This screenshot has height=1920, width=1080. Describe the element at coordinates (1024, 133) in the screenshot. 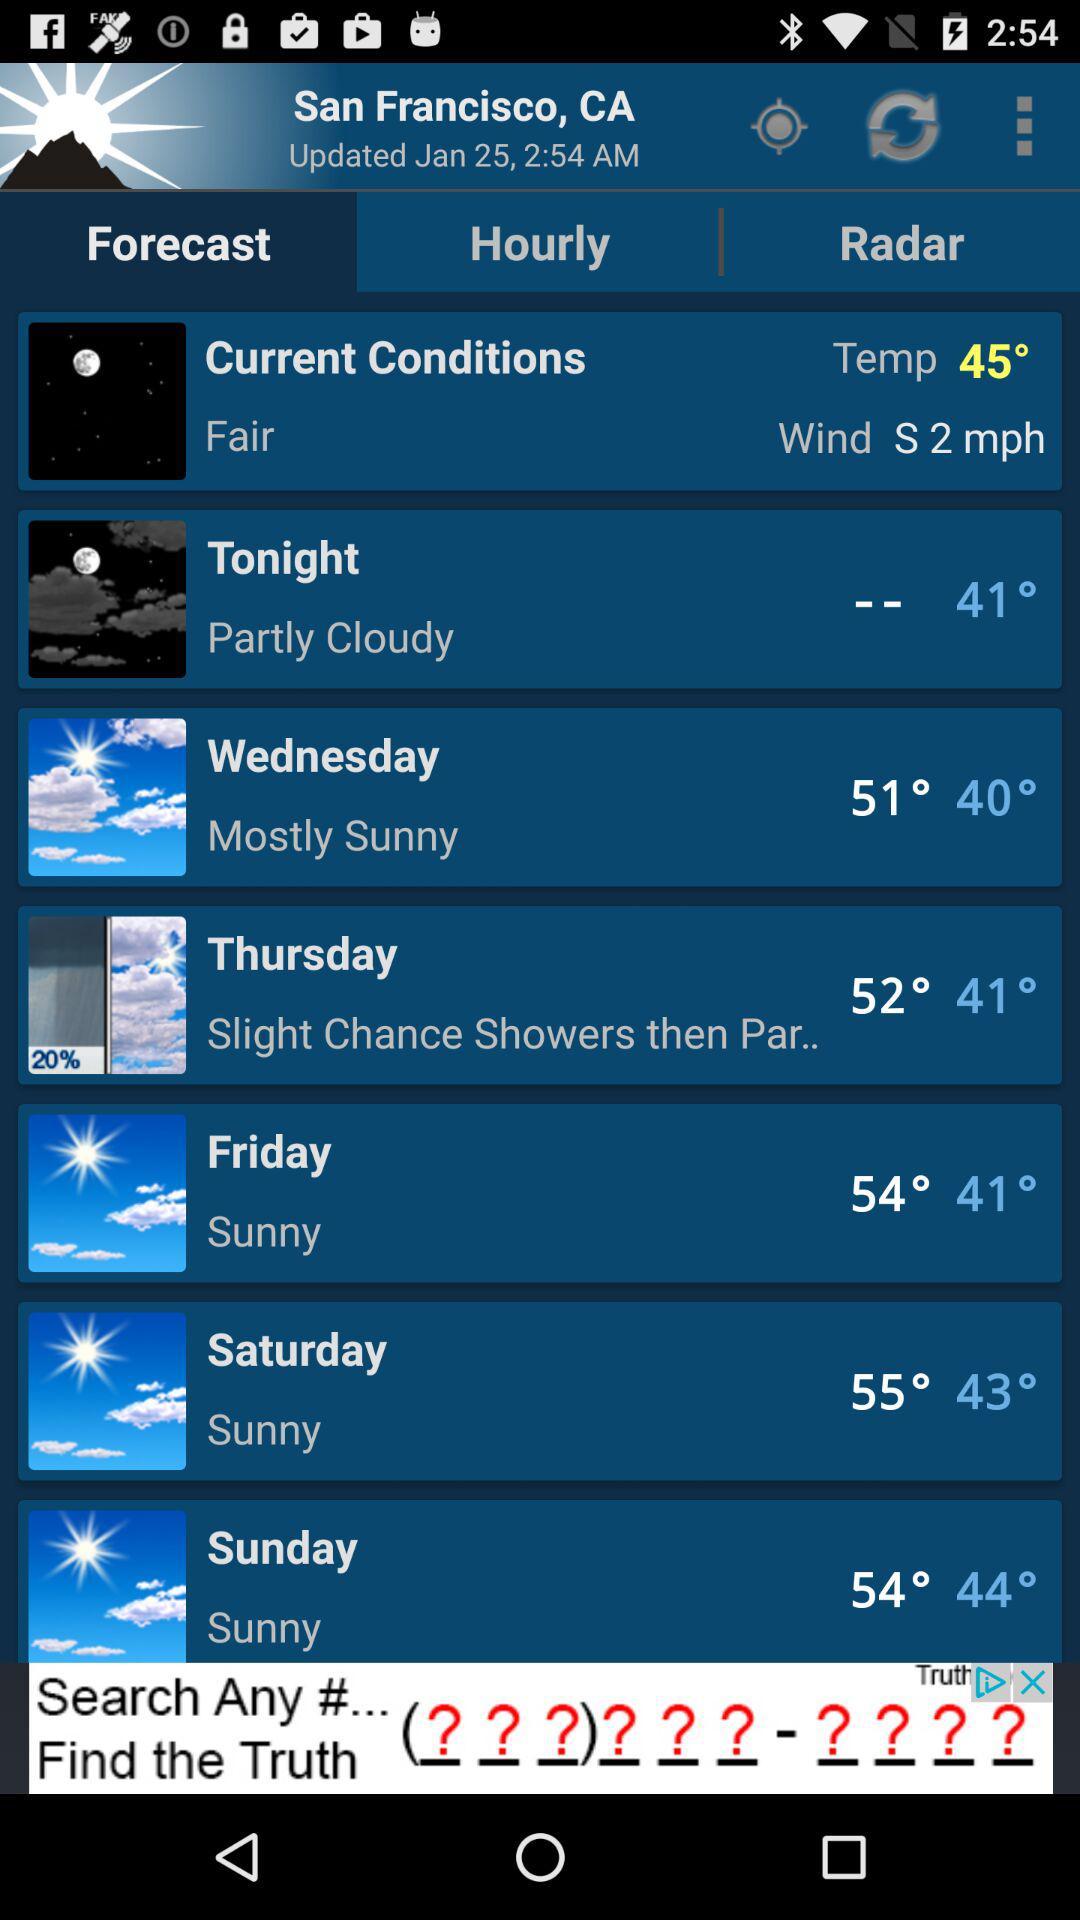

I see `the more icon` at that location.